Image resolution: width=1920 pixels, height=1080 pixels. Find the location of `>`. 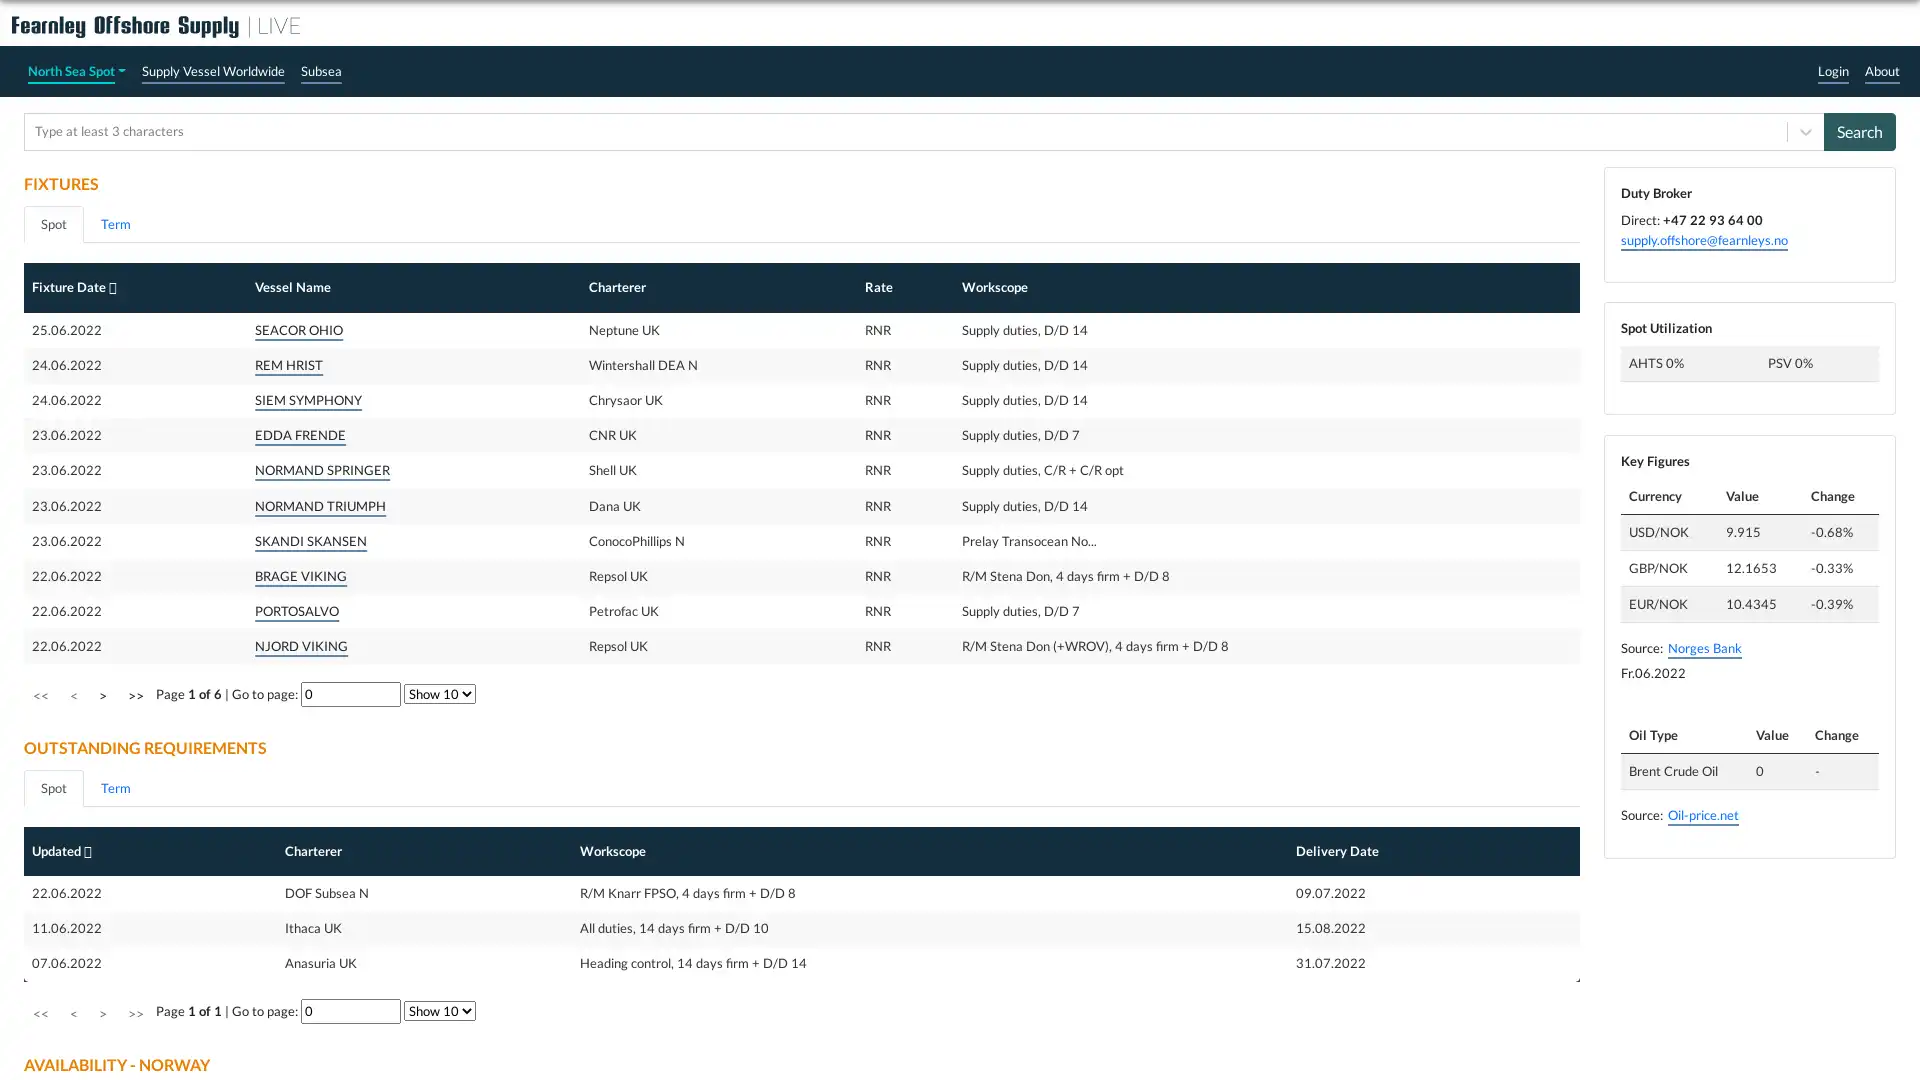

> is located at coordinates (101, 694).